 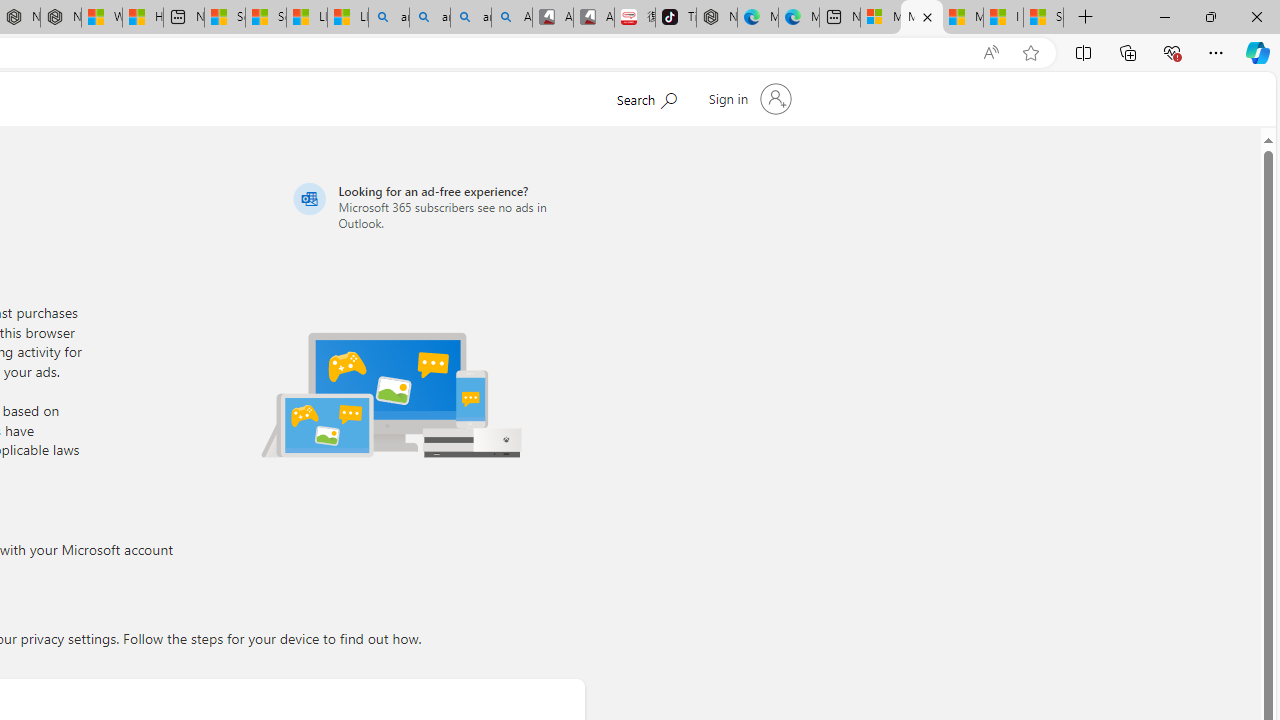 What do you see at coordinates (675, 17) in the screenshot?
I see `'TikTok'` at bounding box center [675, 17].